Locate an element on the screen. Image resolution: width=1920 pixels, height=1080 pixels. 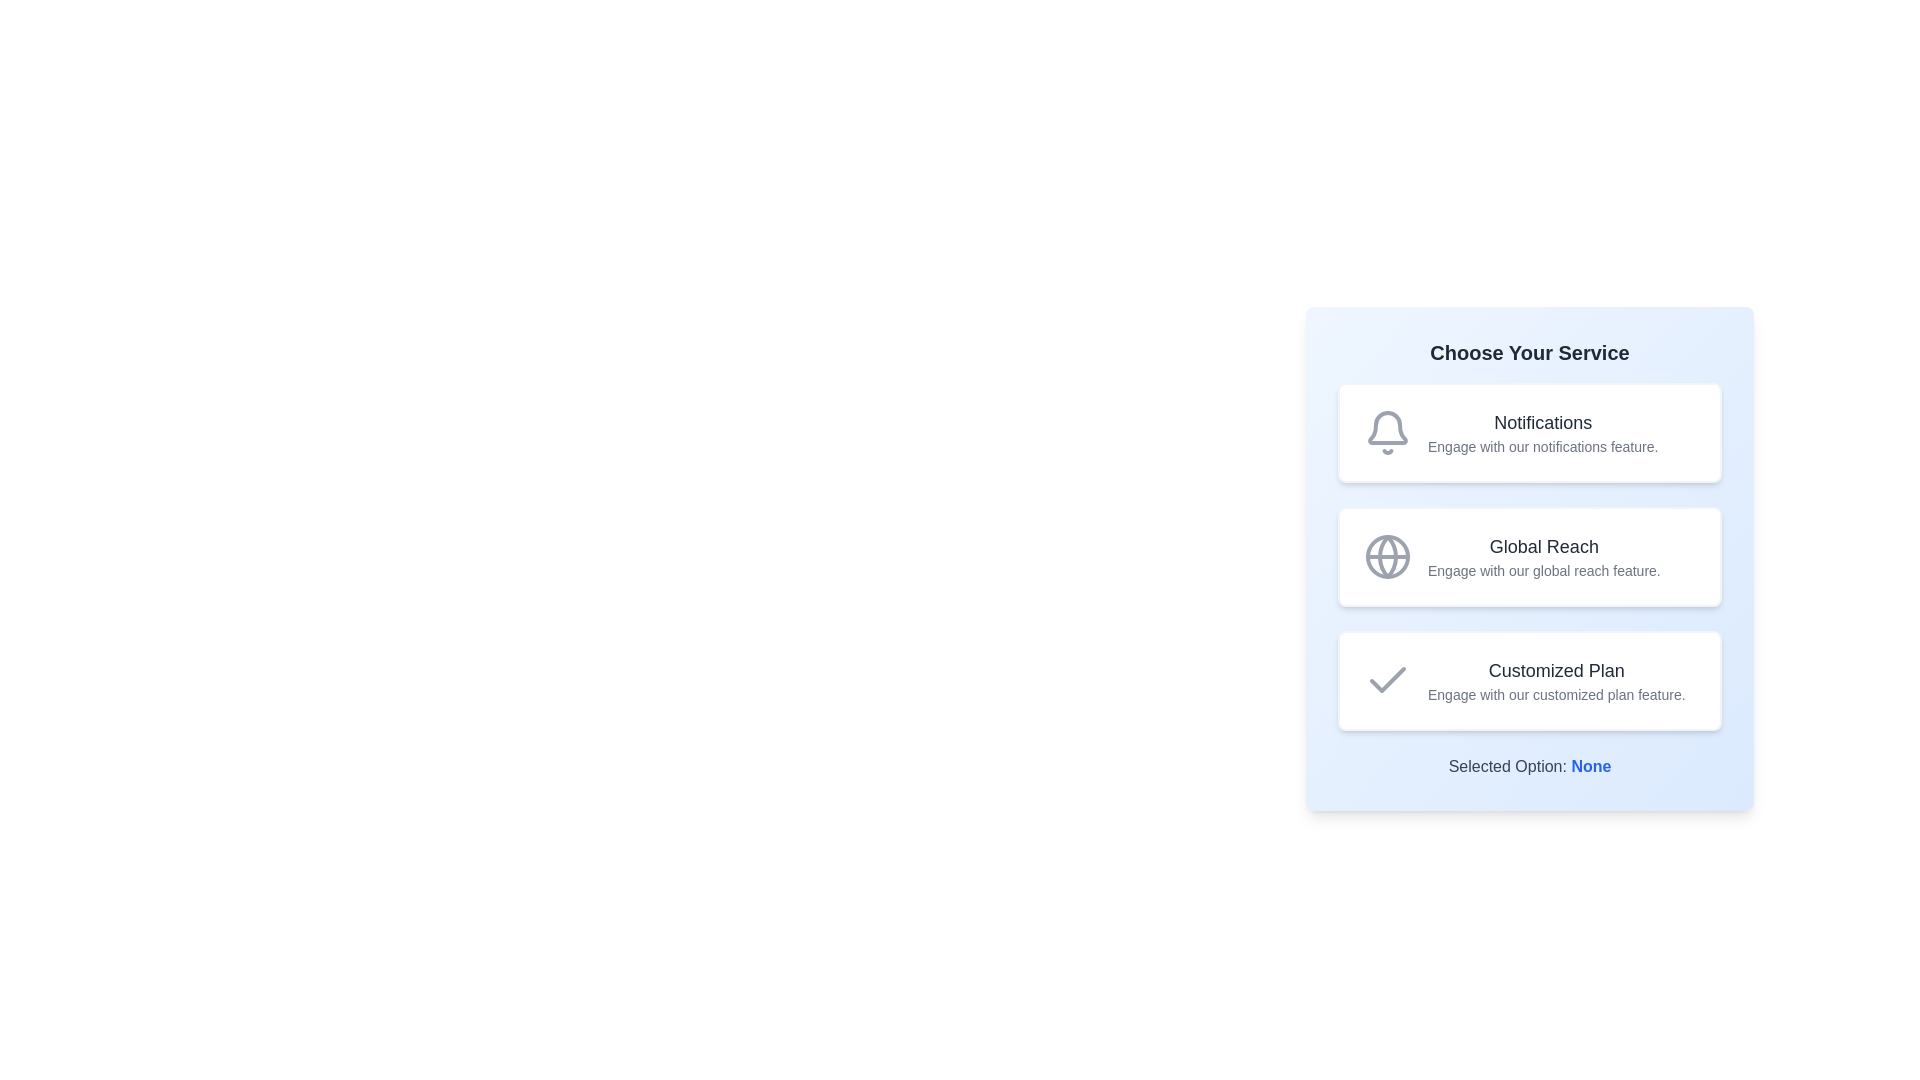
the 'Global Reach' card element located in the 'Choose Your Service' section is located at coordinates (1529, 556).